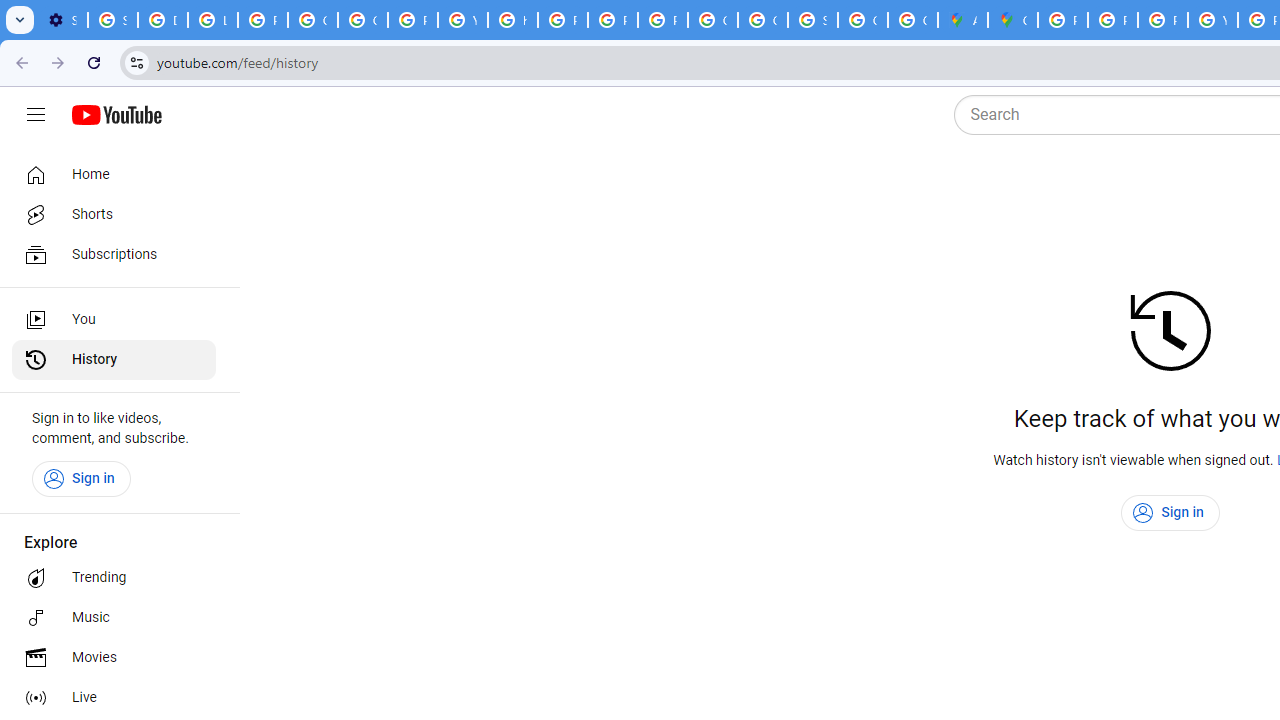 The image size is (1280, 720). I want to click on 'Music', so click(112, 617).